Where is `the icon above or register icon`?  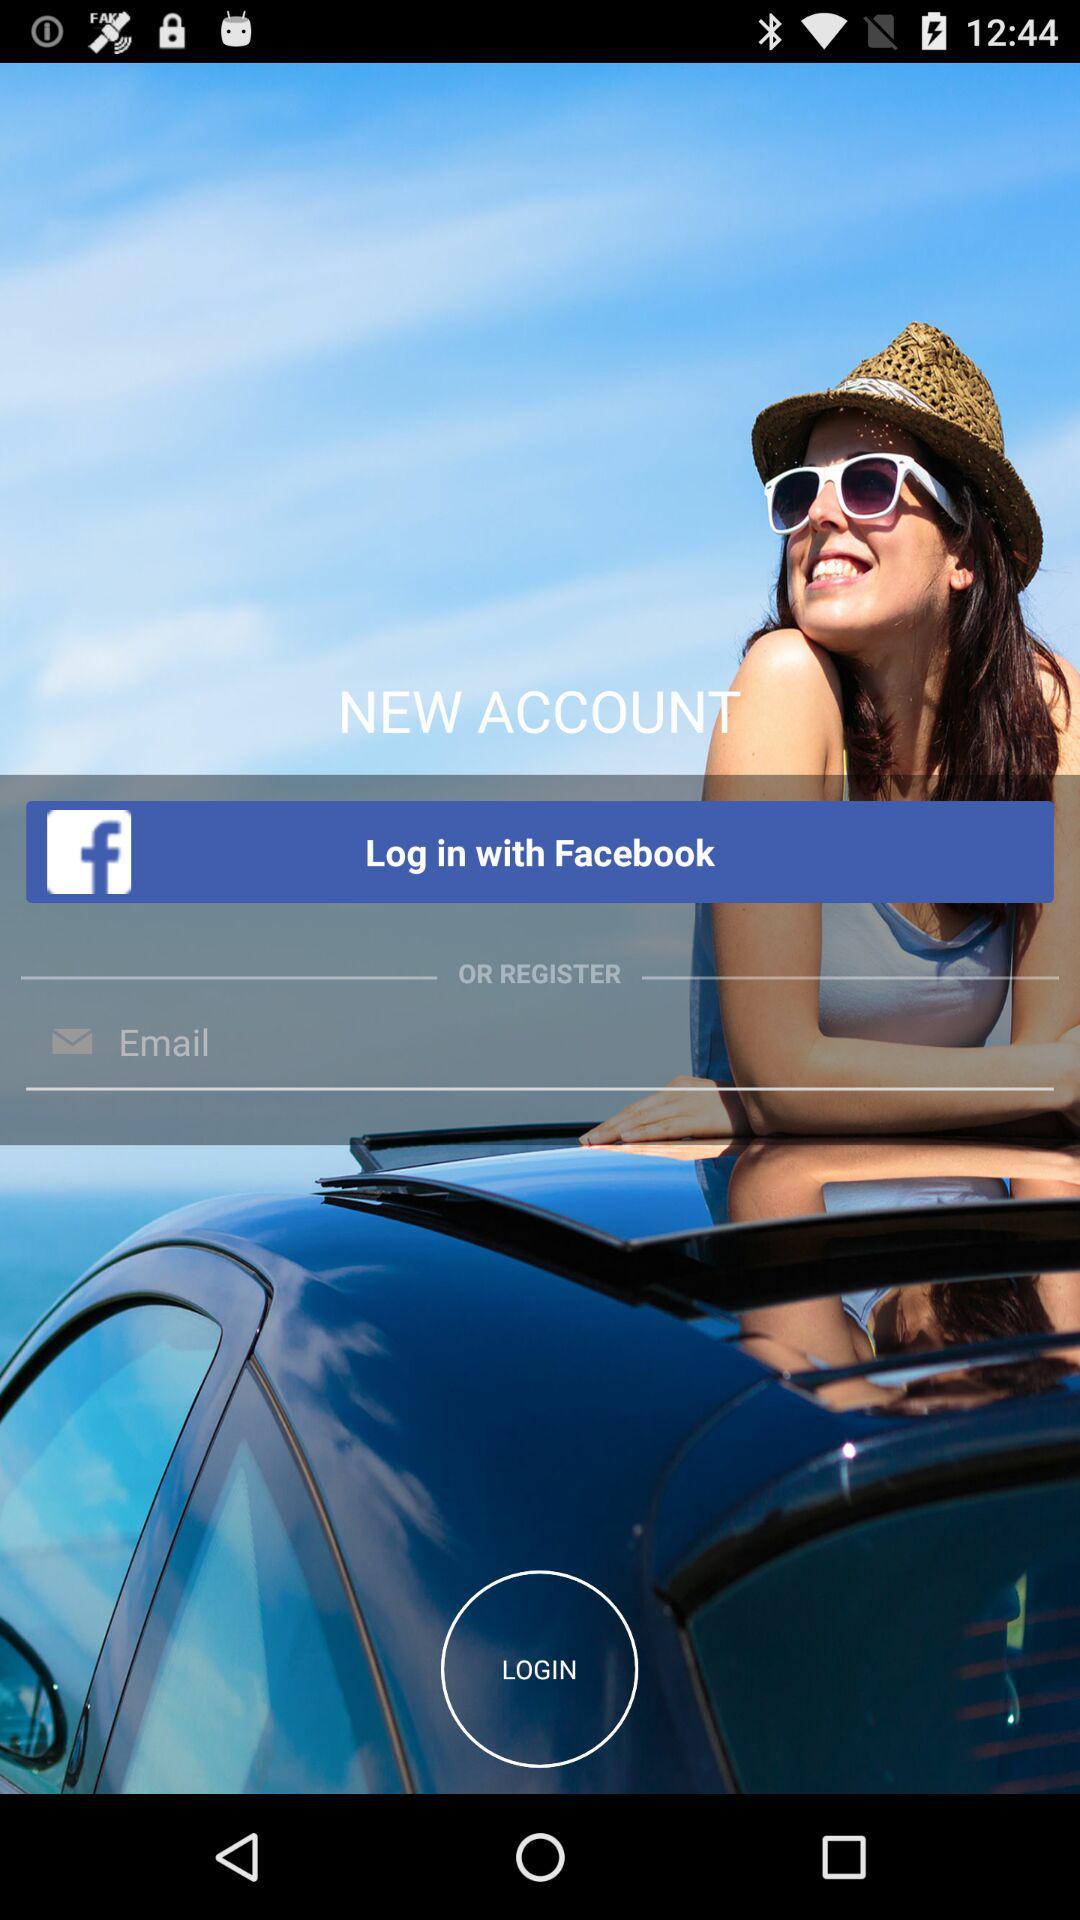
the icon above or register icon is located at coordinates (540, 852).